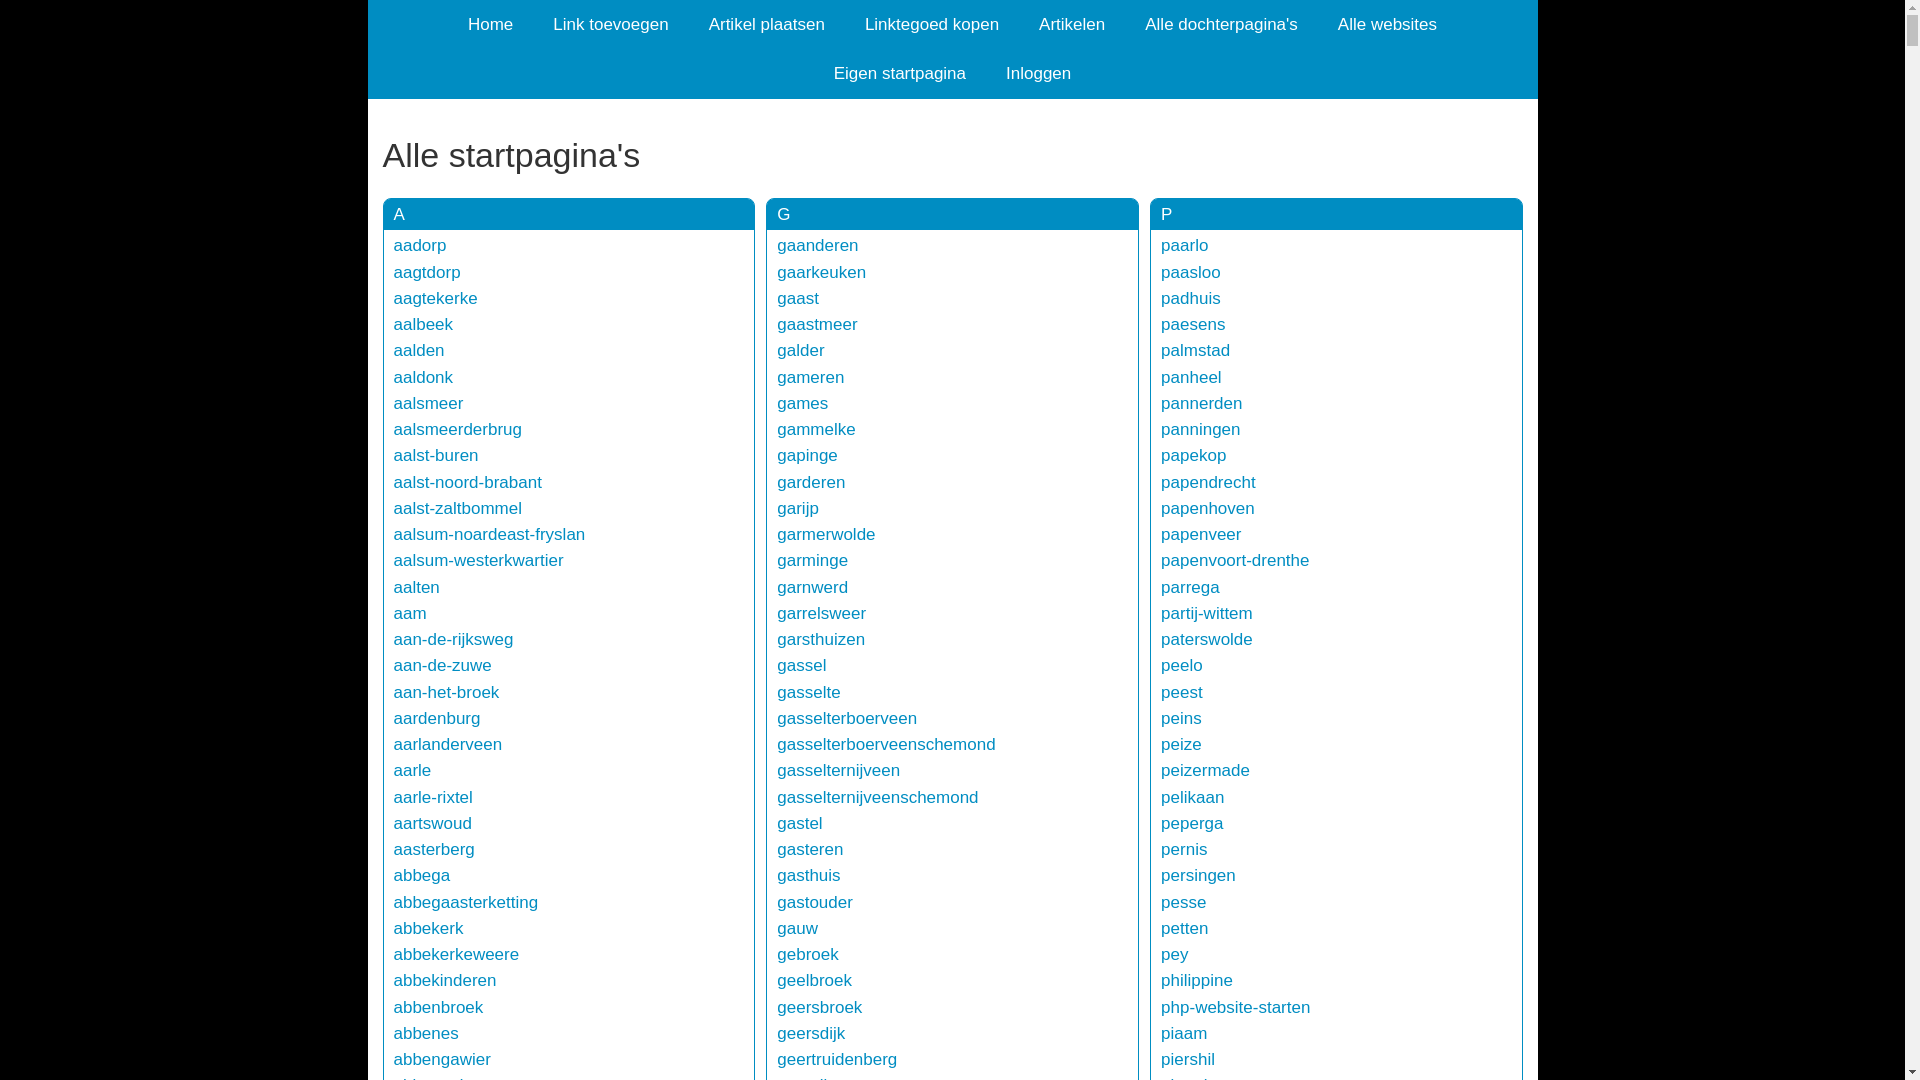  Describe the element at coordinates (457, 428) in the screenshot. I see `'aalsmeerderbrug'` at that location.